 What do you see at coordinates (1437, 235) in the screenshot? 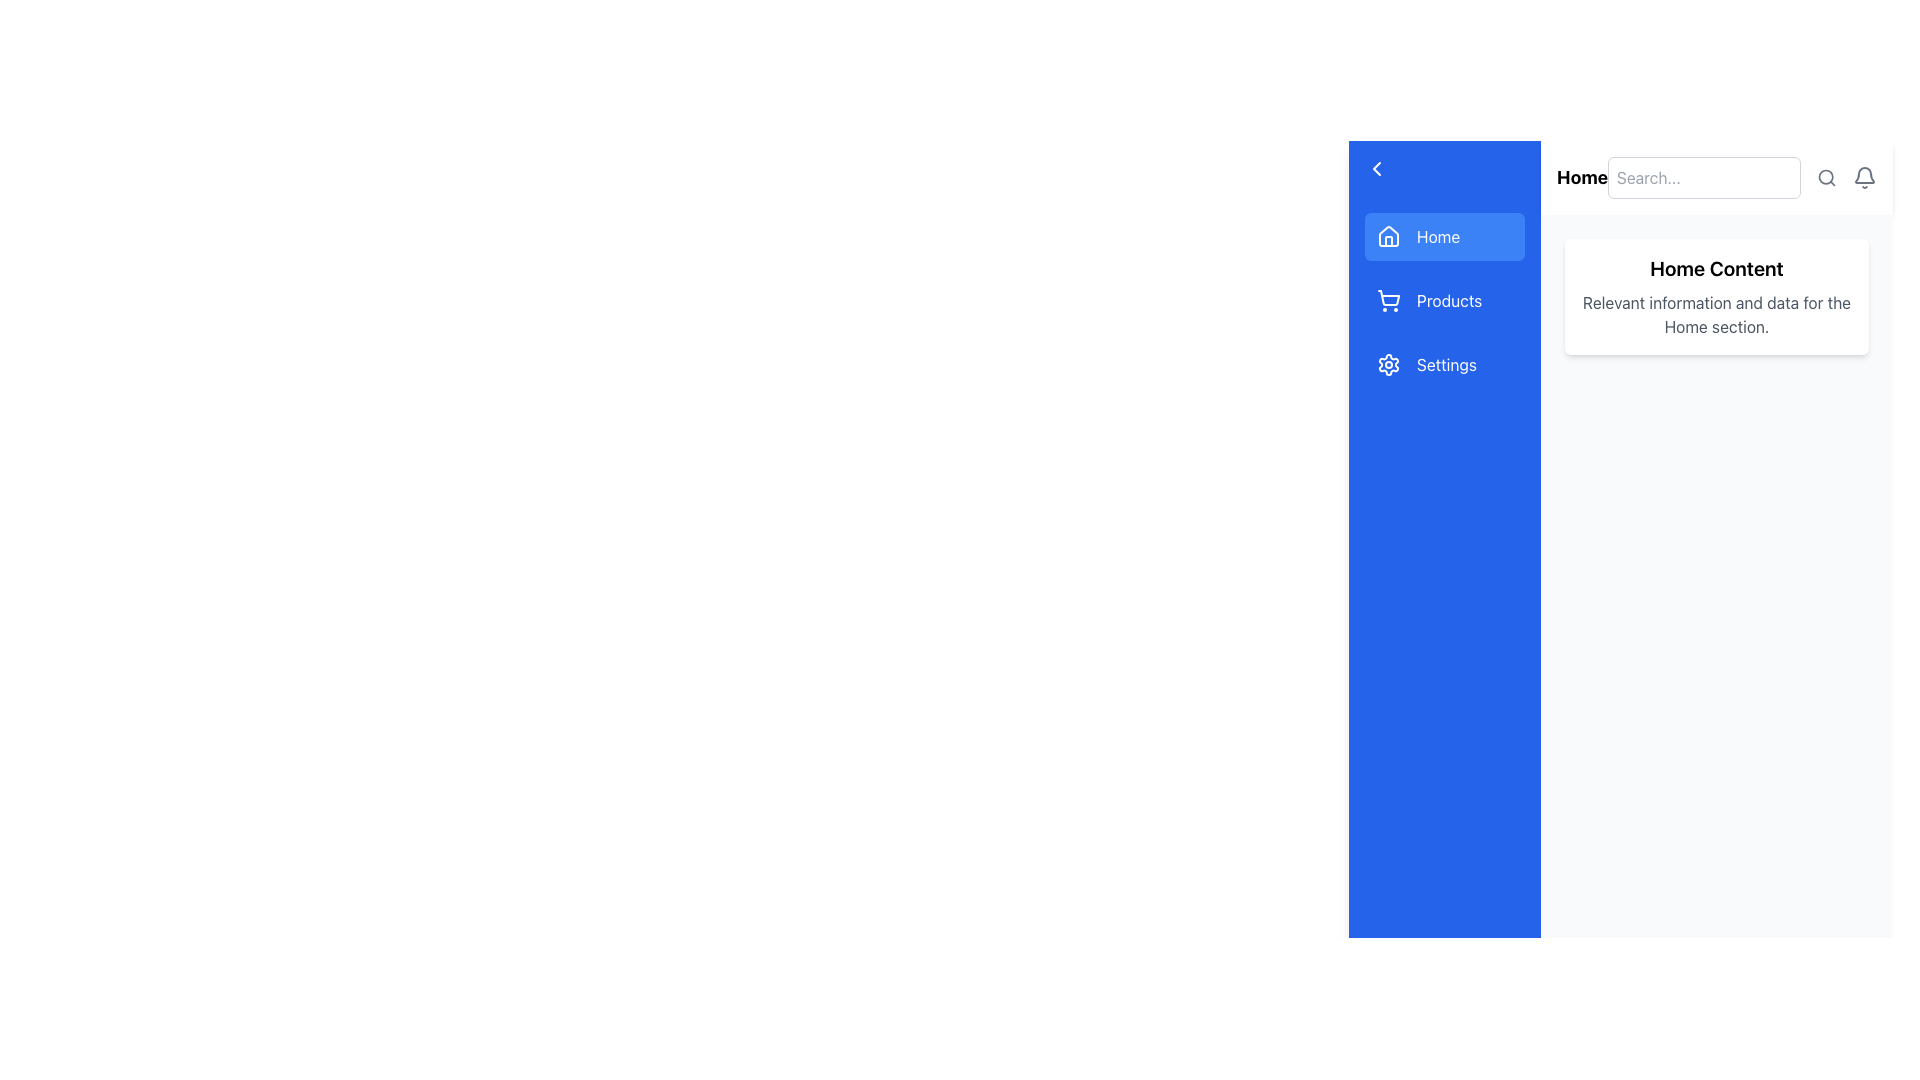
I see `the 'Home' Text Label located in the blue sidebar menu` at bounding box center [1437, 235].